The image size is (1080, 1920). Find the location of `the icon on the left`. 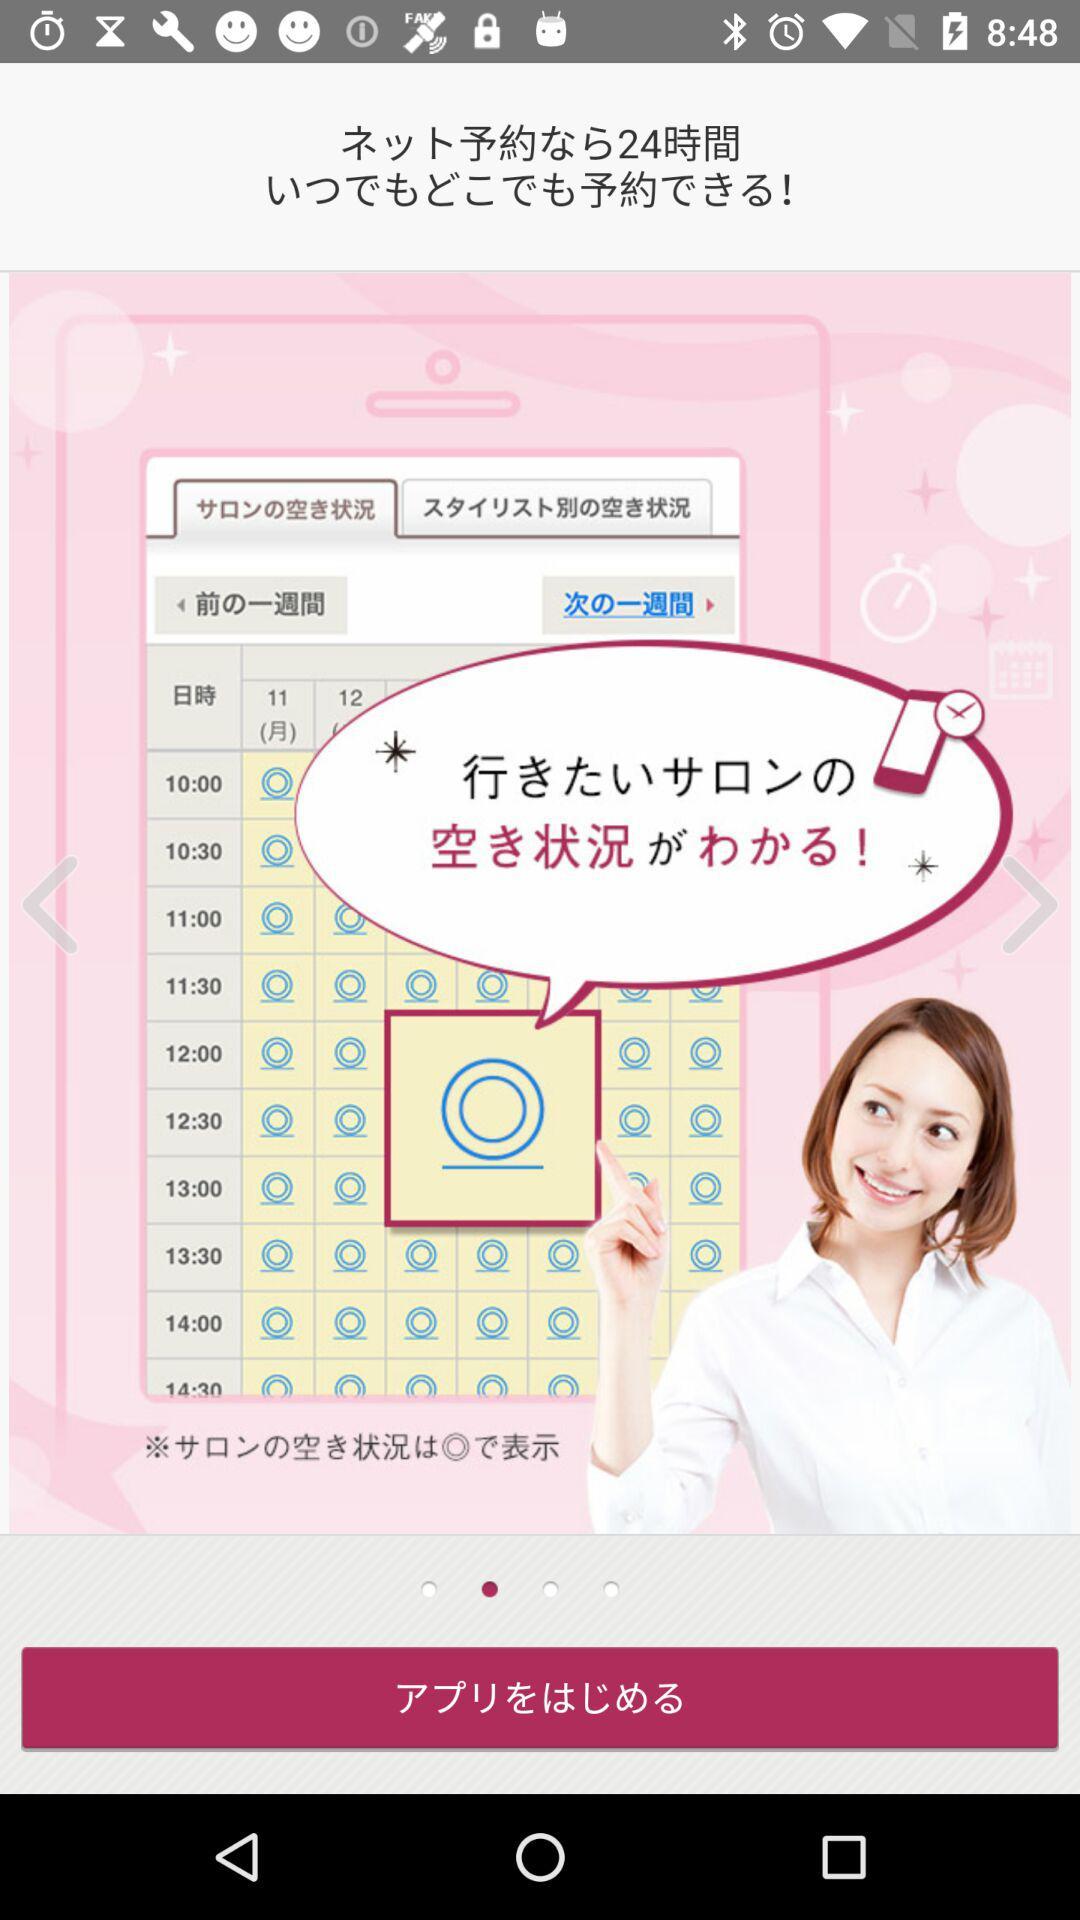

the icon on the left is located at coordinates (75, 903).